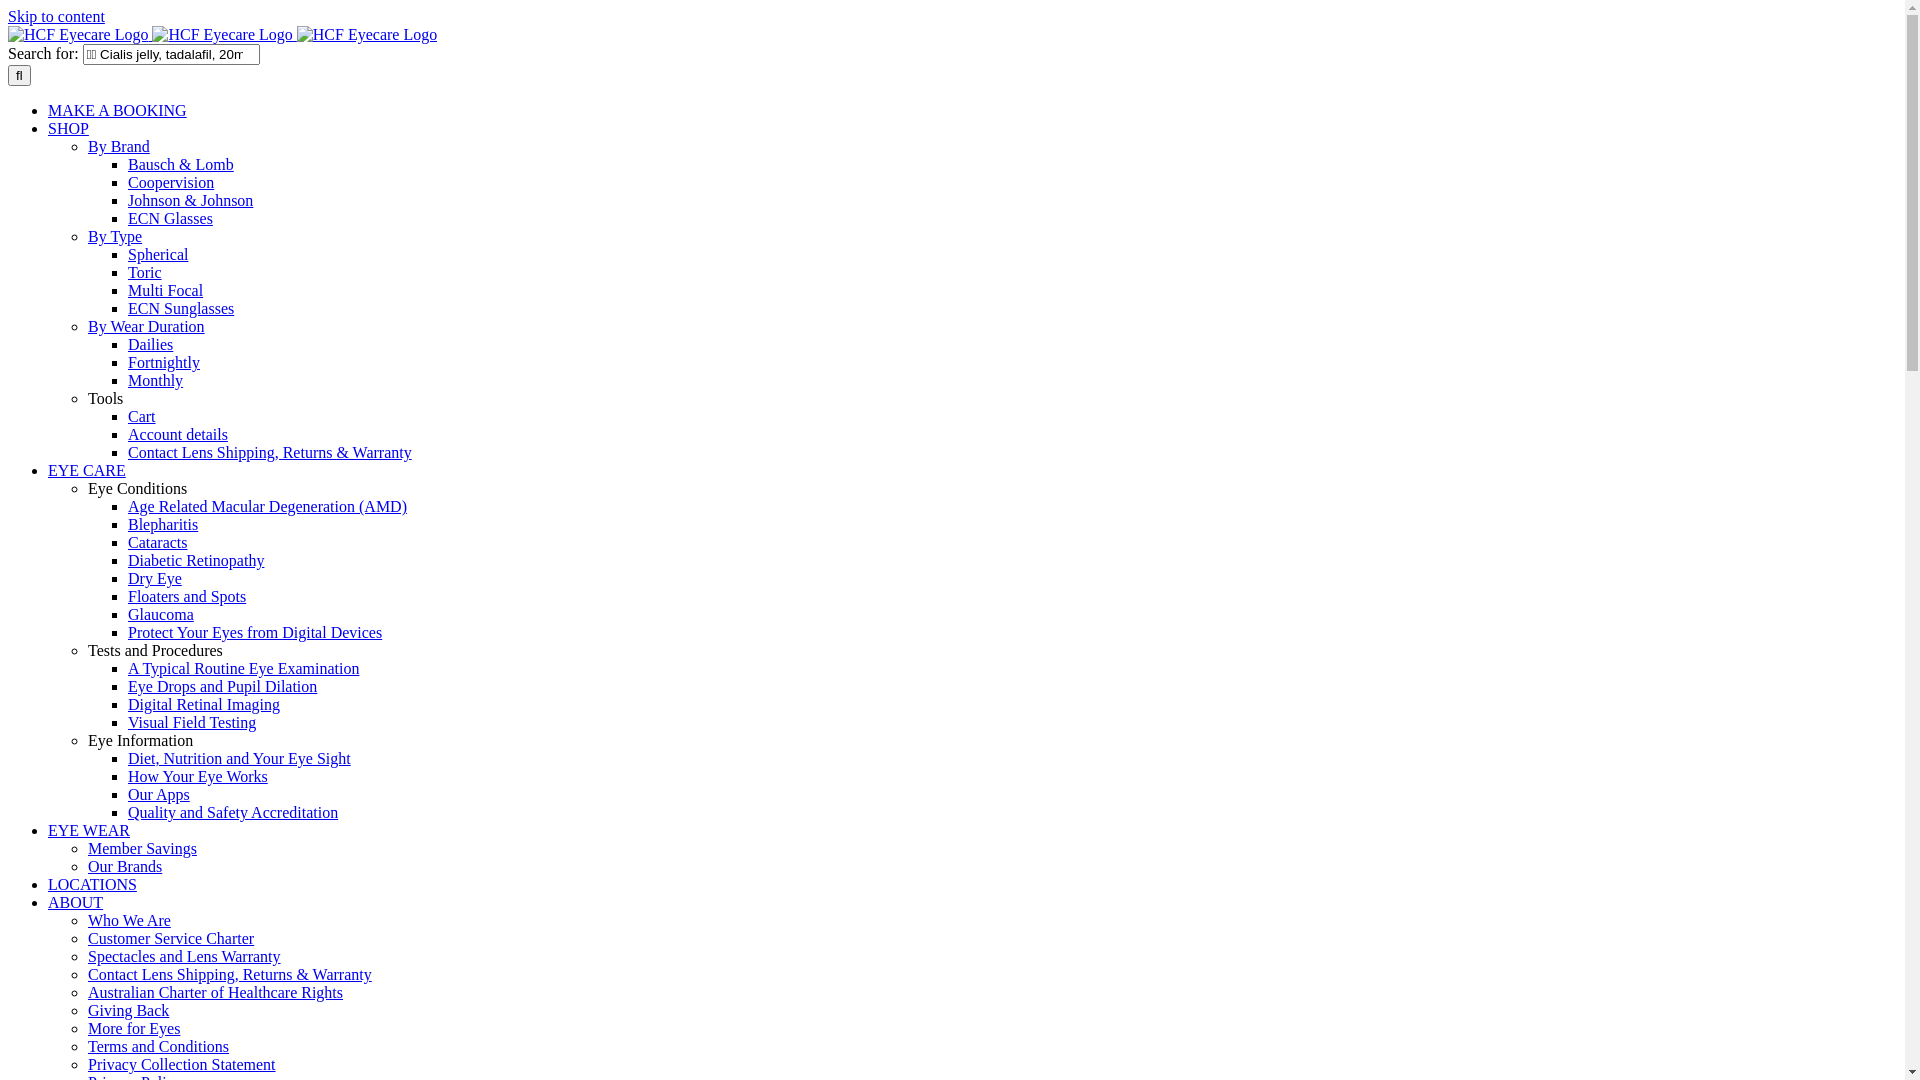 This screenshot has height=1080, width=1920. I want to click on 'Diabetic Retinopathy', so click(196, 560).